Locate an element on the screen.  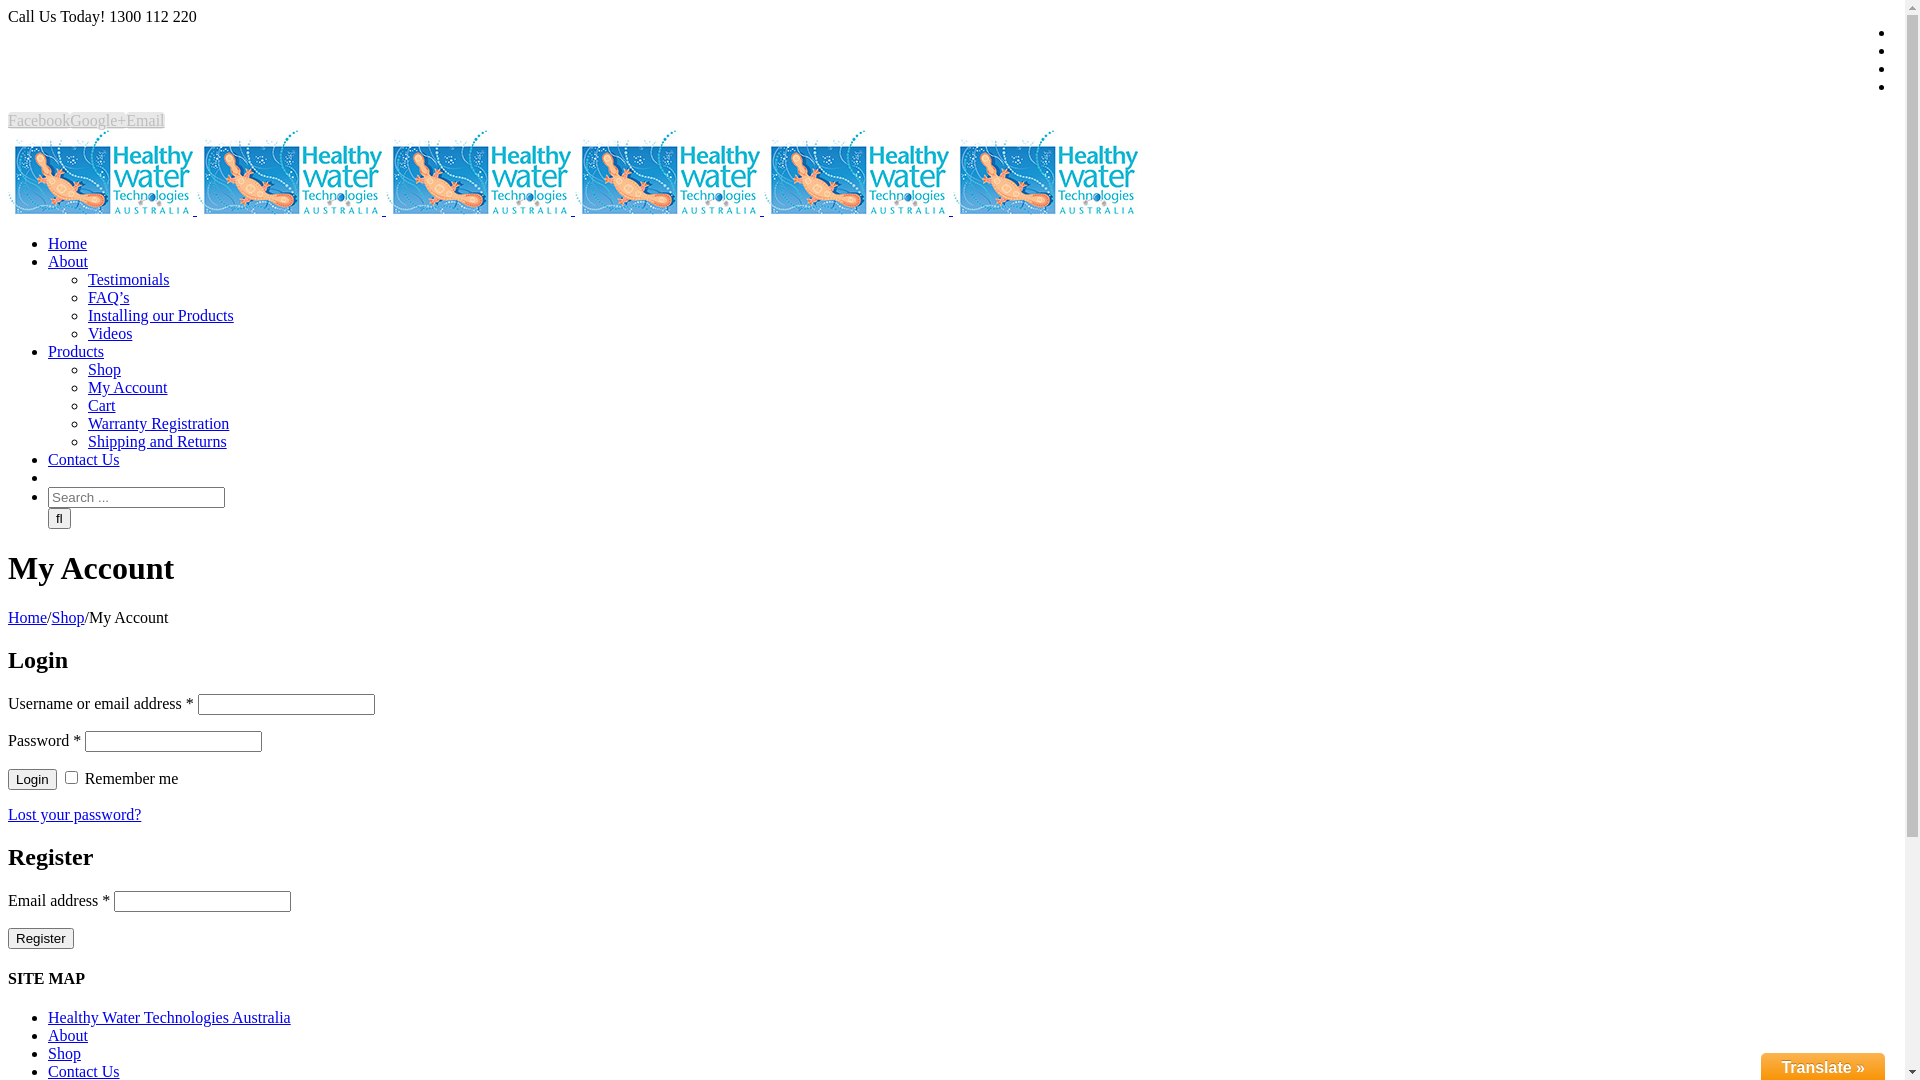
'Google+' is located at coordinates (96, 120).